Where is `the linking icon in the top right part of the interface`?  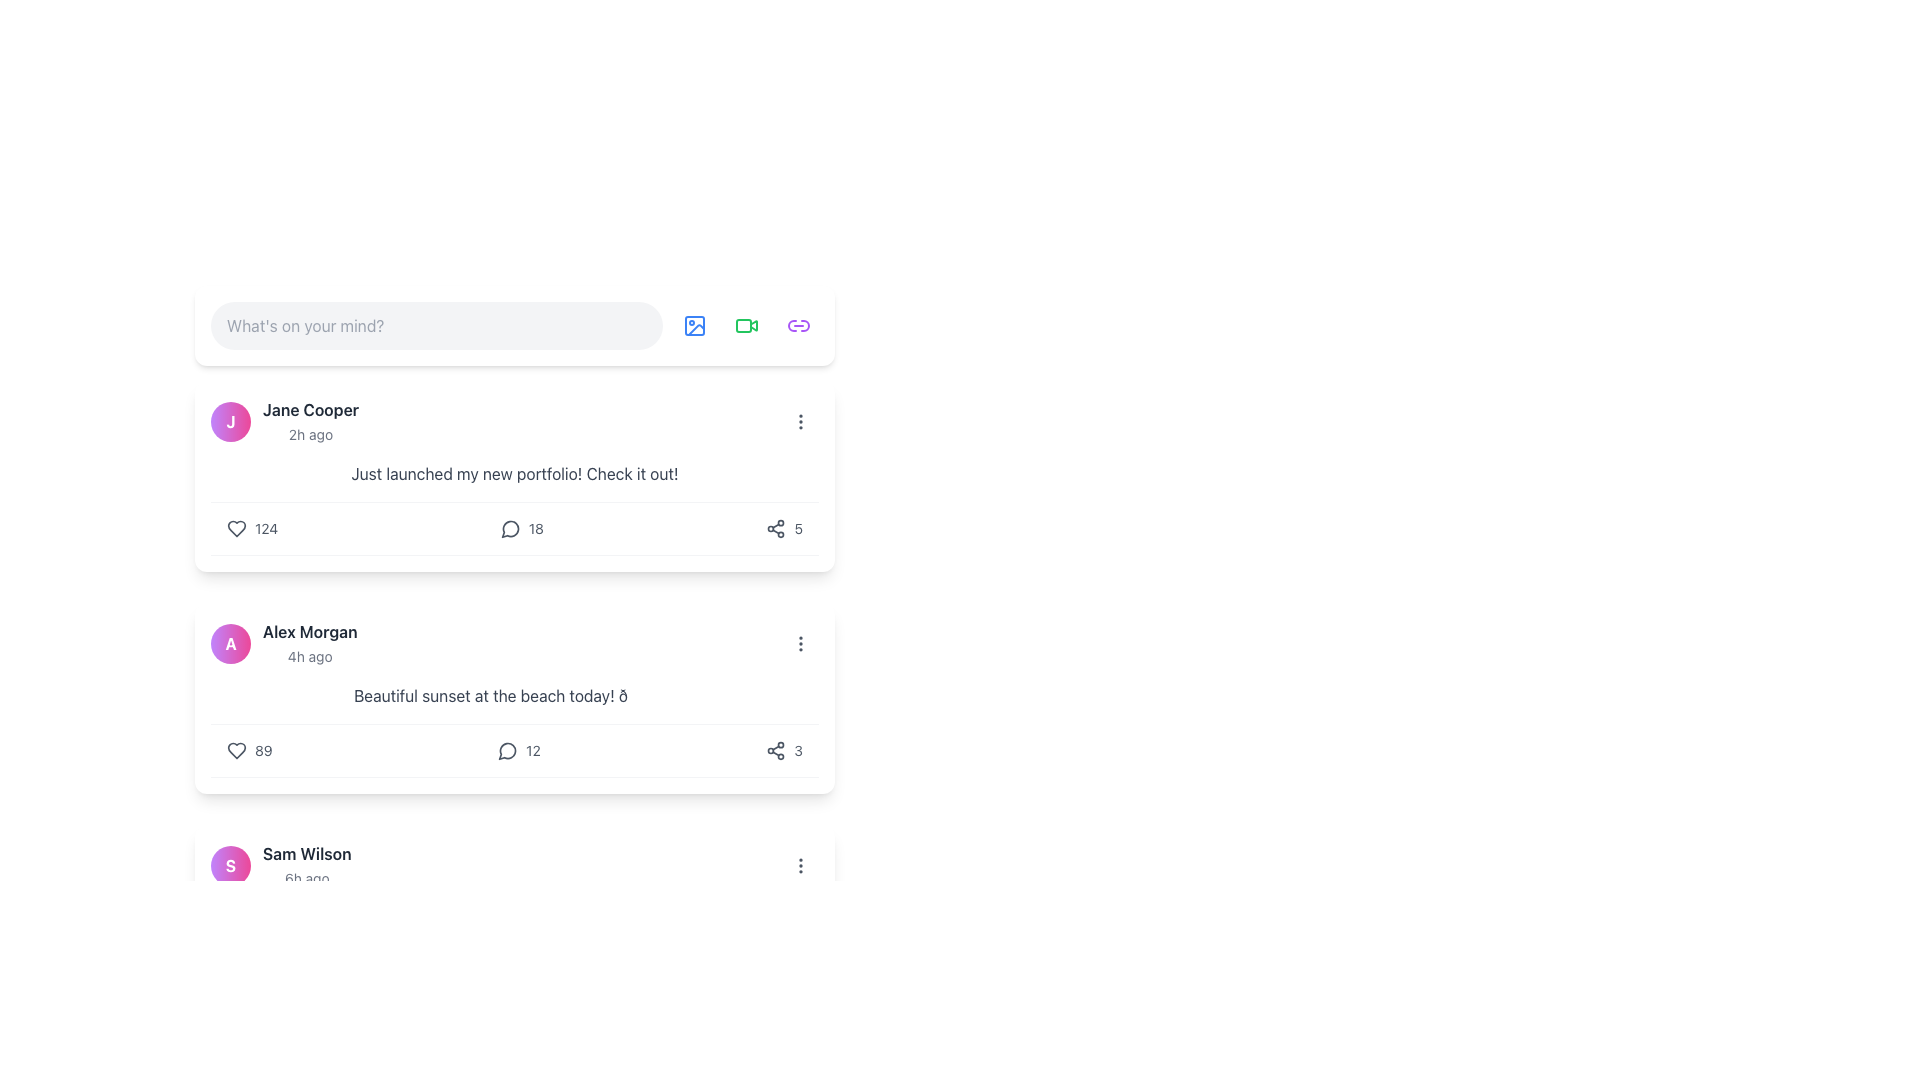 the linking icon in the top right part of the interface is located at coordinates (797, 325).